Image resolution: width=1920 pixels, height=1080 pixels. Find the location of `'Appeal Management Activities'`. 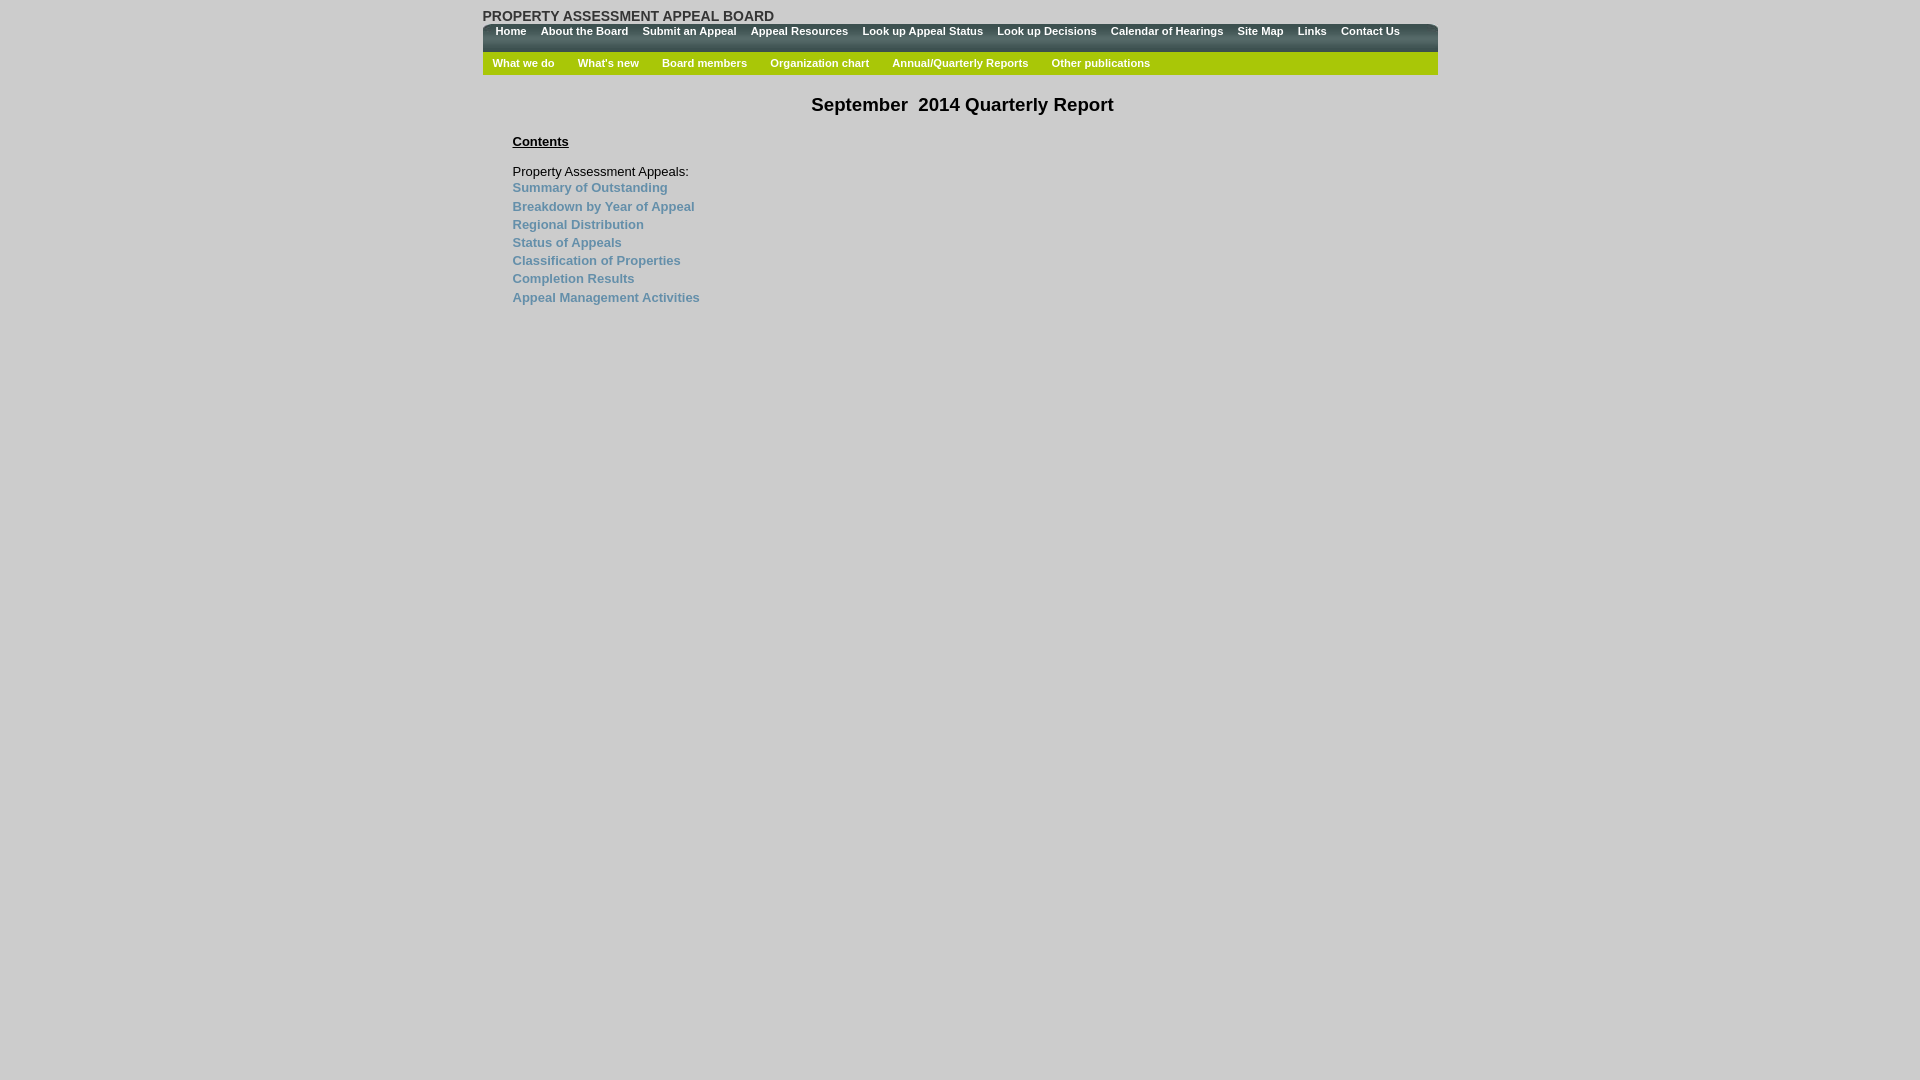

'Appeal Management Activities' is located at coordinates (604, 297).